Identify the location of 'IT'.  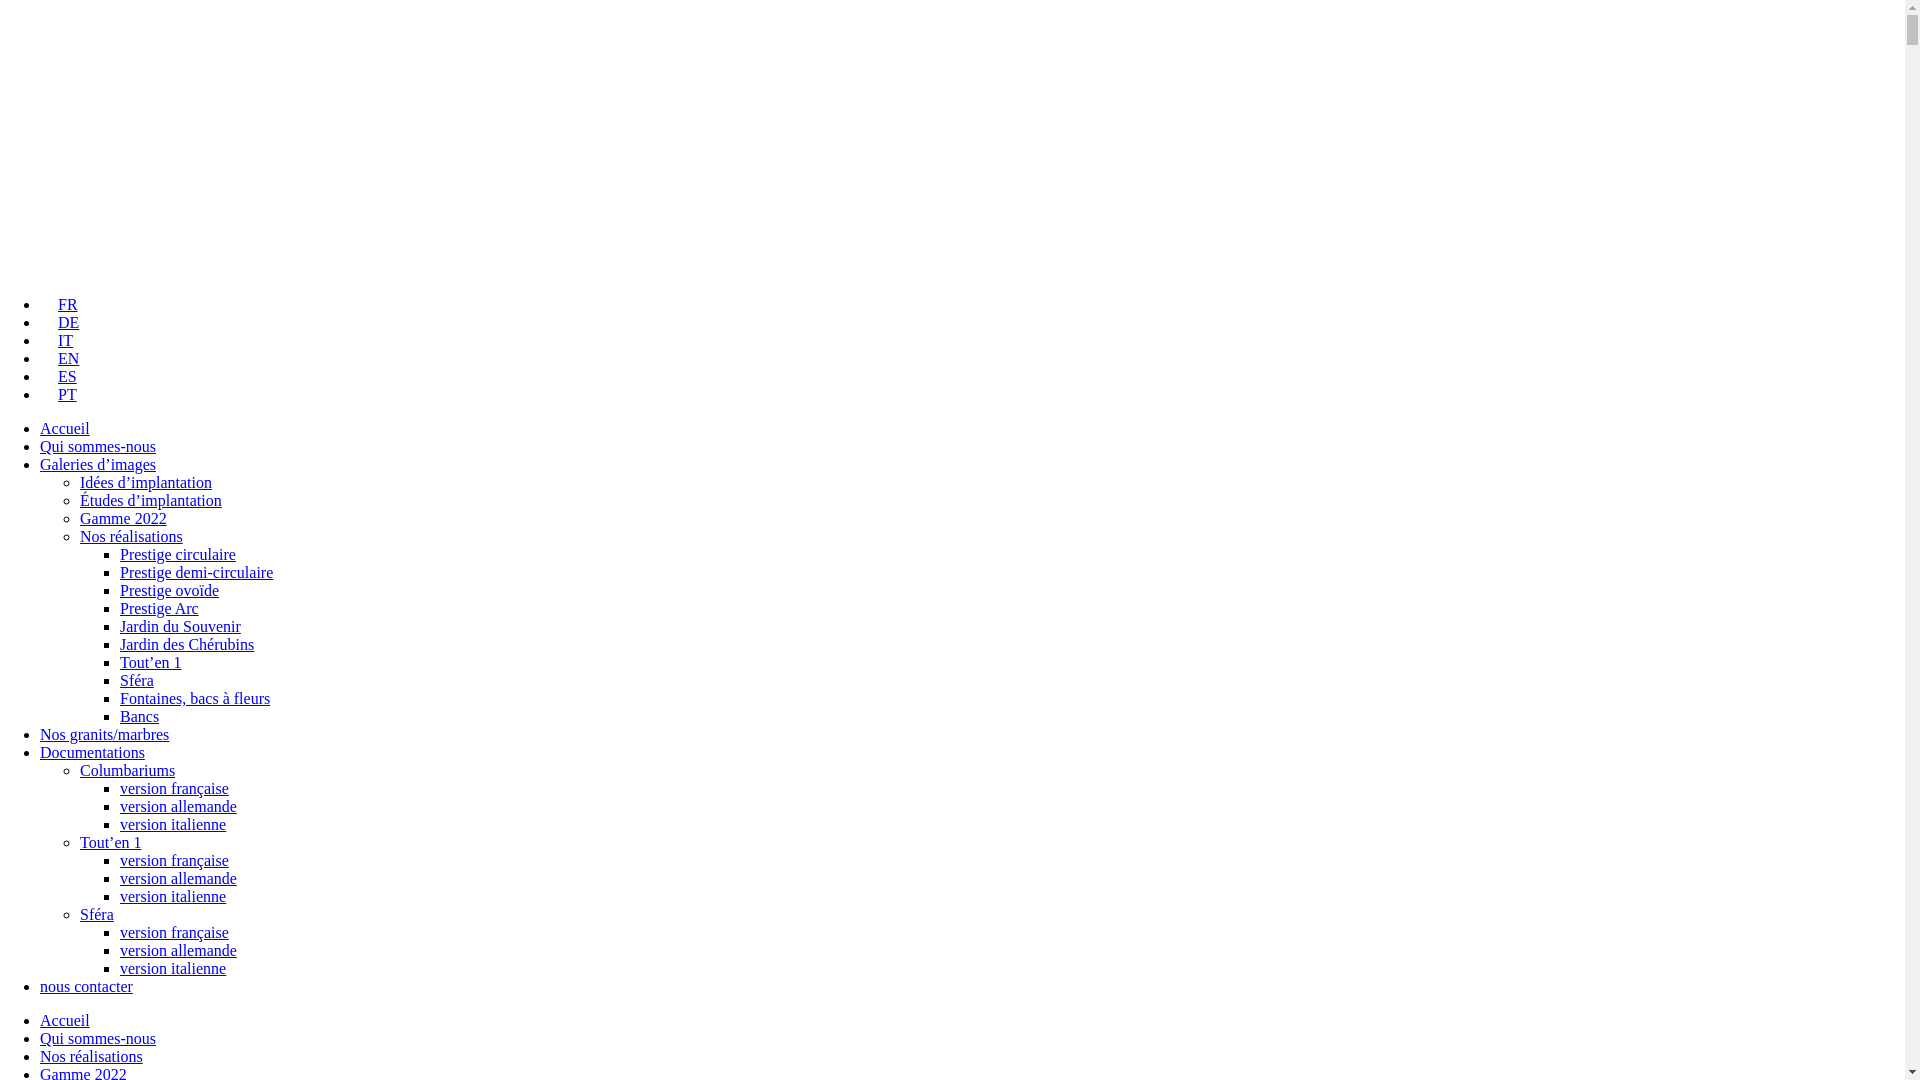
(56, 339).